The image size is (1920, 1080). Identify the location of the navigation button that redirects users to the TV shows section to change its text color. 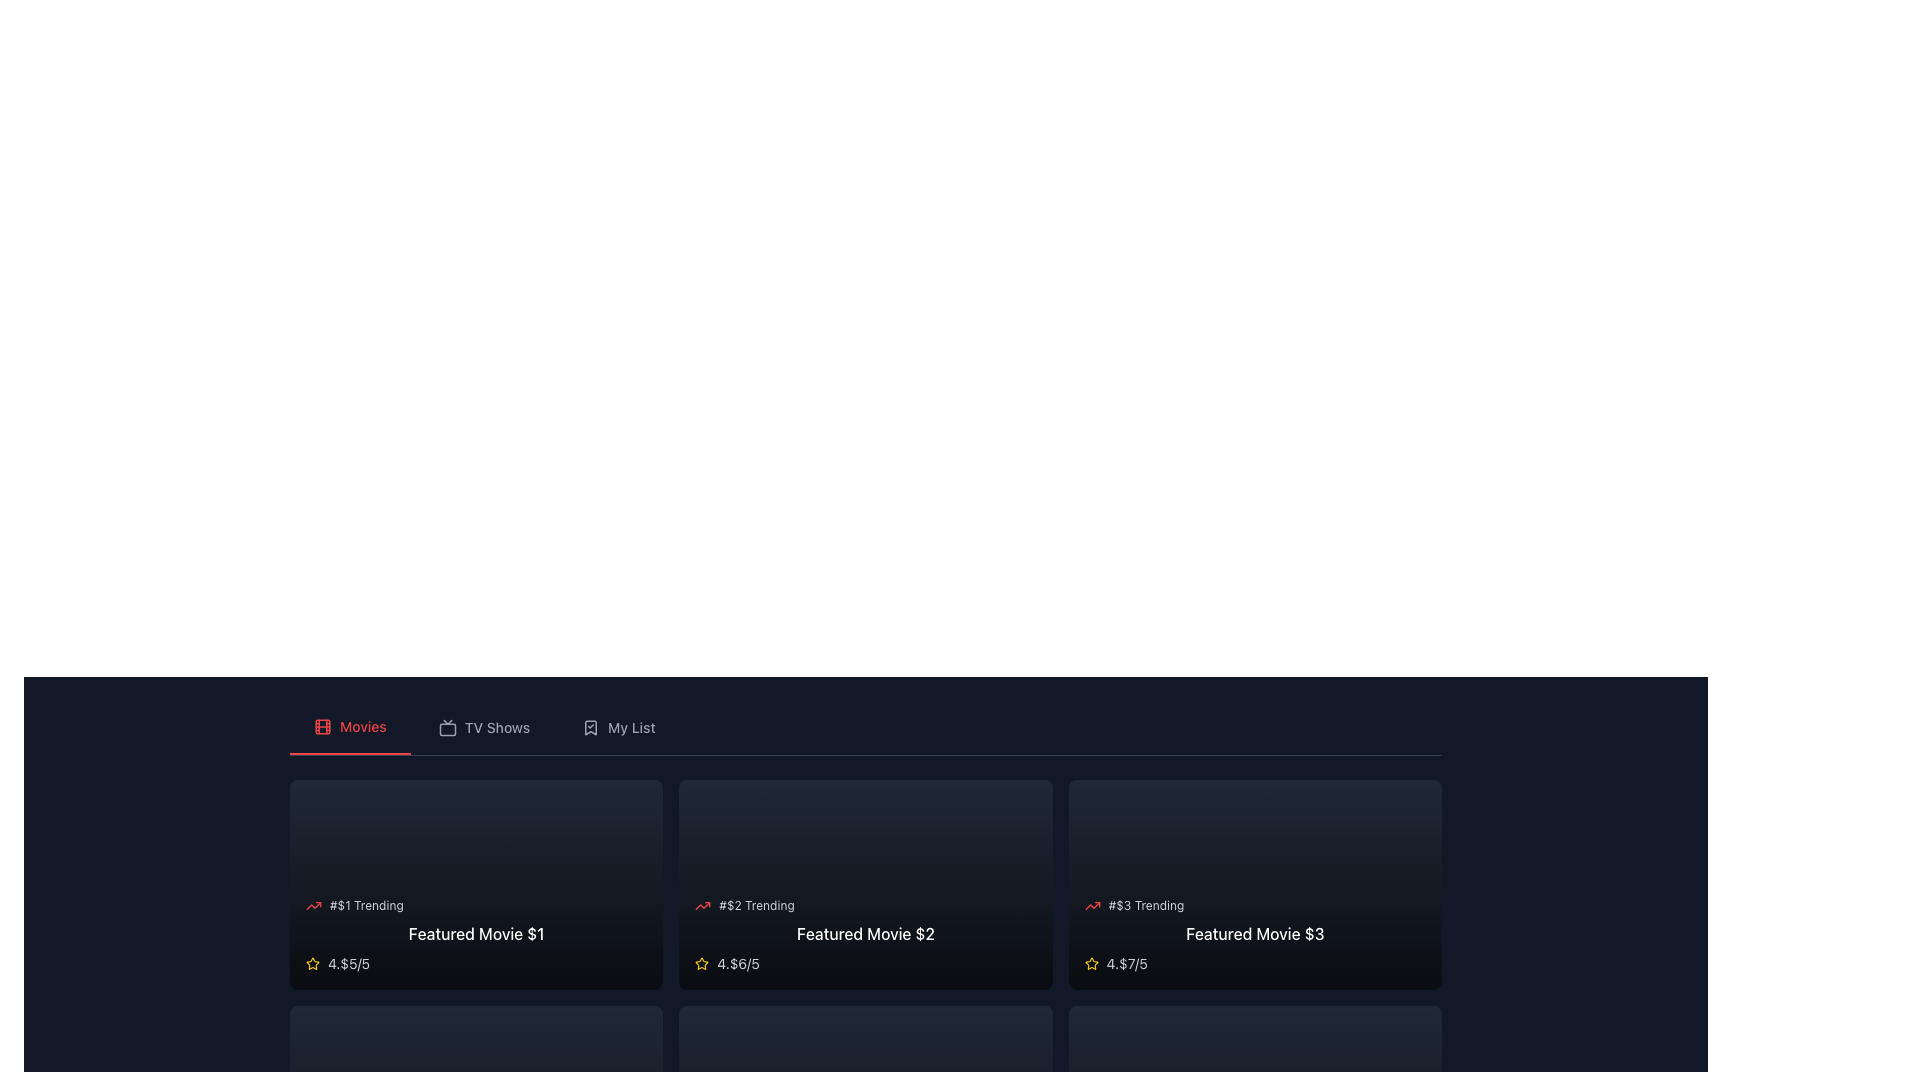
(484, 728).